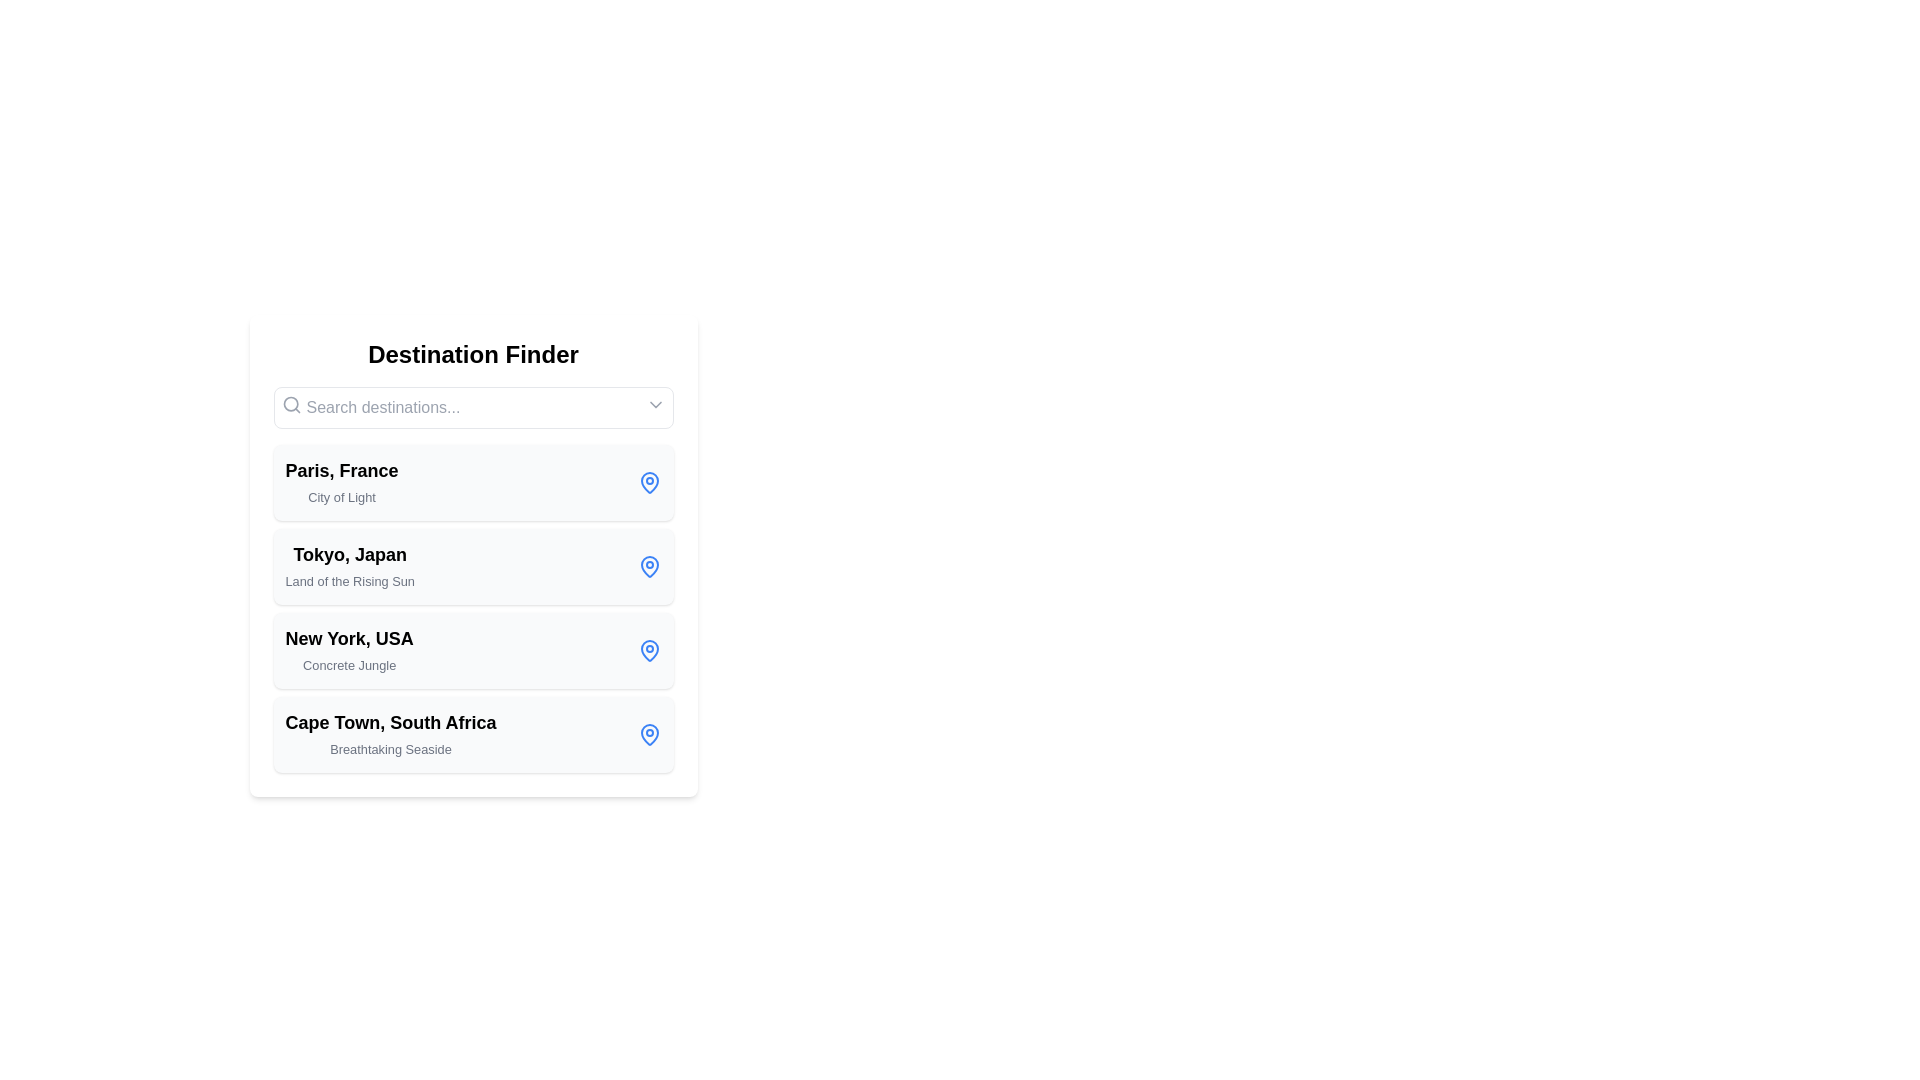  What do you see at coordinates (649, 651) in the screenshot?
I see `the blue-colored map-pin icon associated with 'New York, USA' by moving the cursor to its position for interaction` at bounding box center [649, 651].